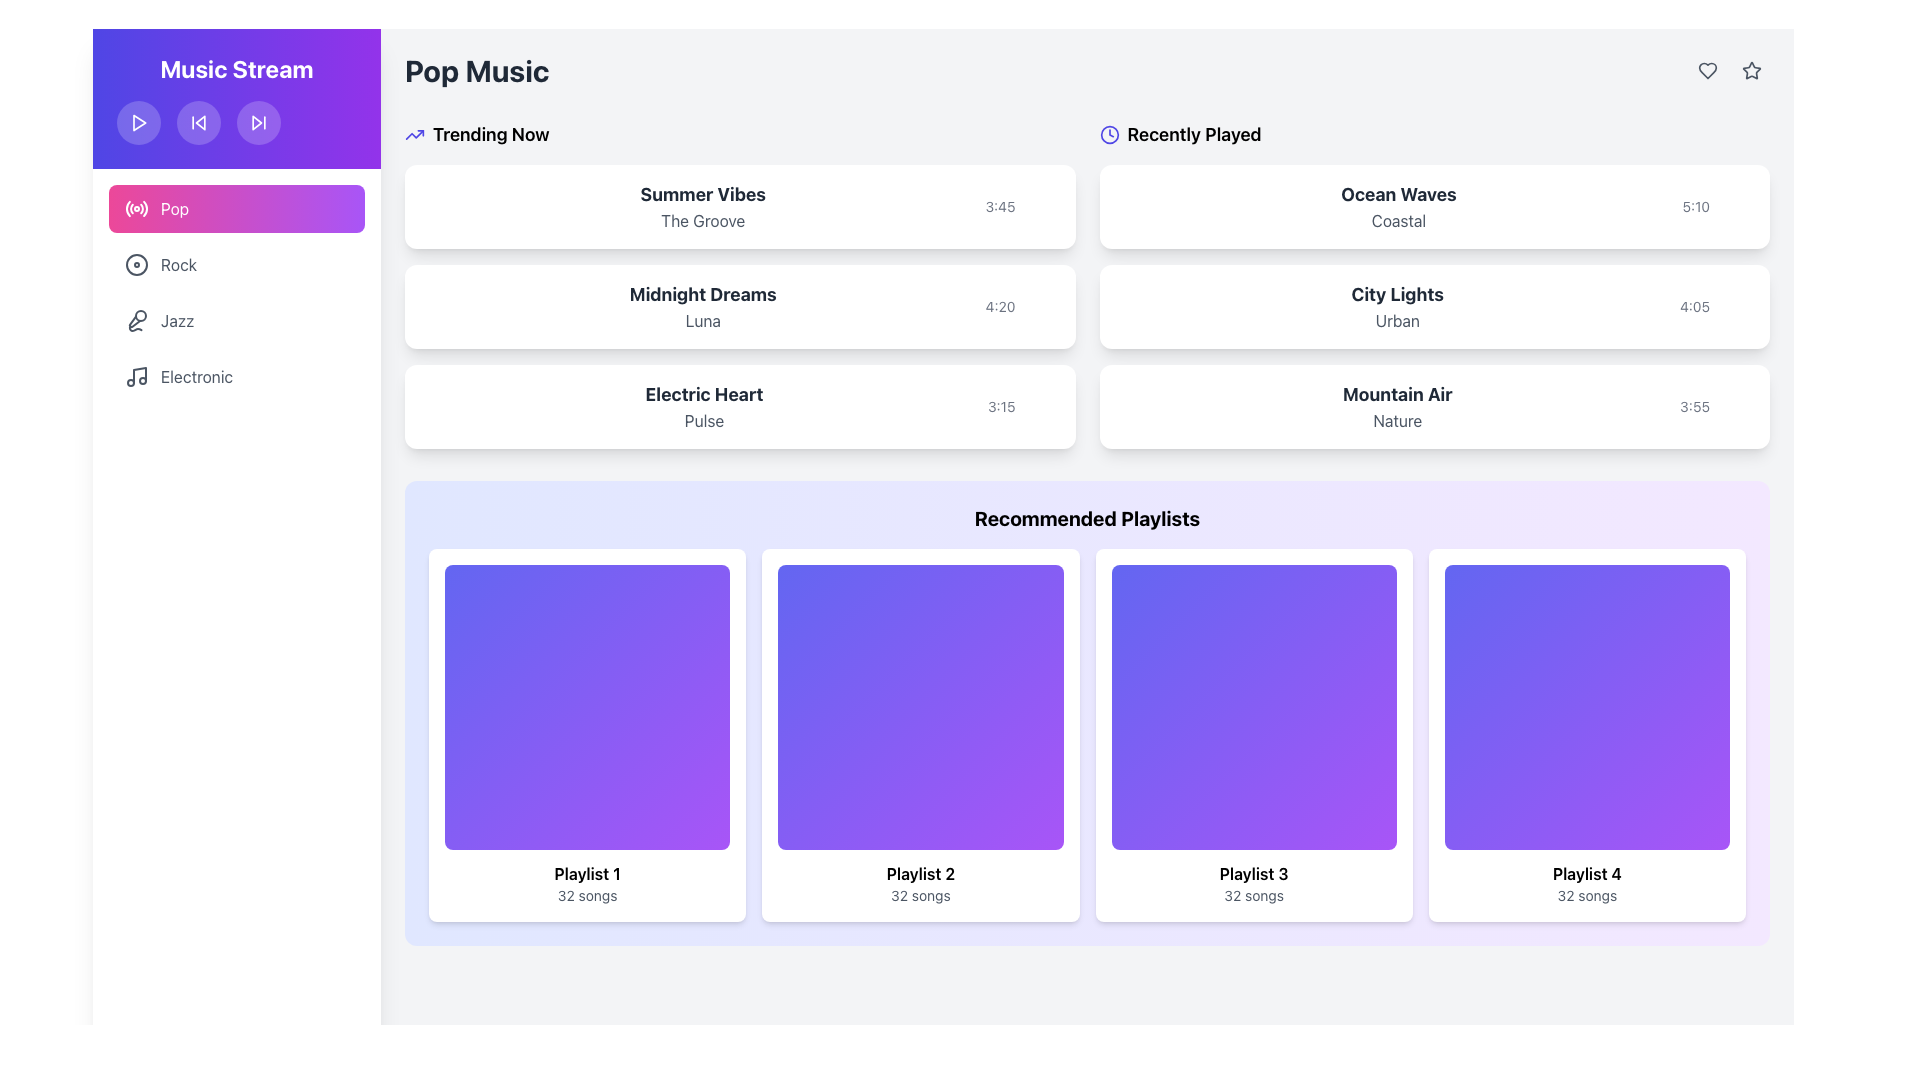 This screenshot has height=1080, width=1920. I want to click on the interactive card labeled 'Ocean Waves' with the subtitle 'Coastal' and timestamp '5:10' located in the 'Recently Played' section, so click(1433, 207).